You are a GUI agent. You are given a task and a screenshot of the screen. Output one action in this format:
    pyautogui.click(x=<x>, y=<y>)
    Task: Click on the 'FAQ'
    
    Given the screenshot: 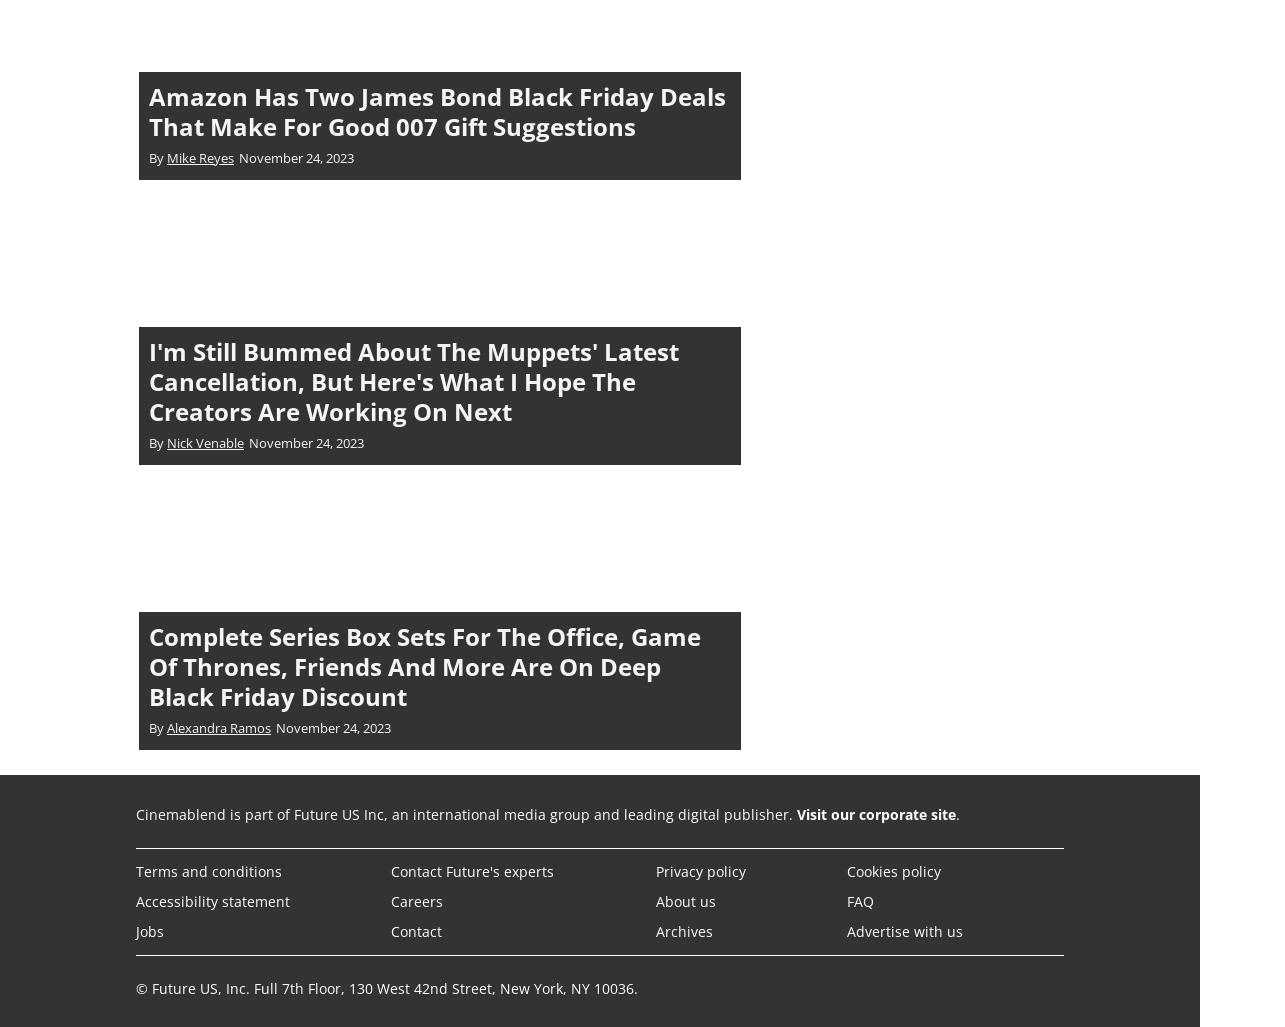 What is the action you would take?
    pyautogui.click(x=859, y=899)
    